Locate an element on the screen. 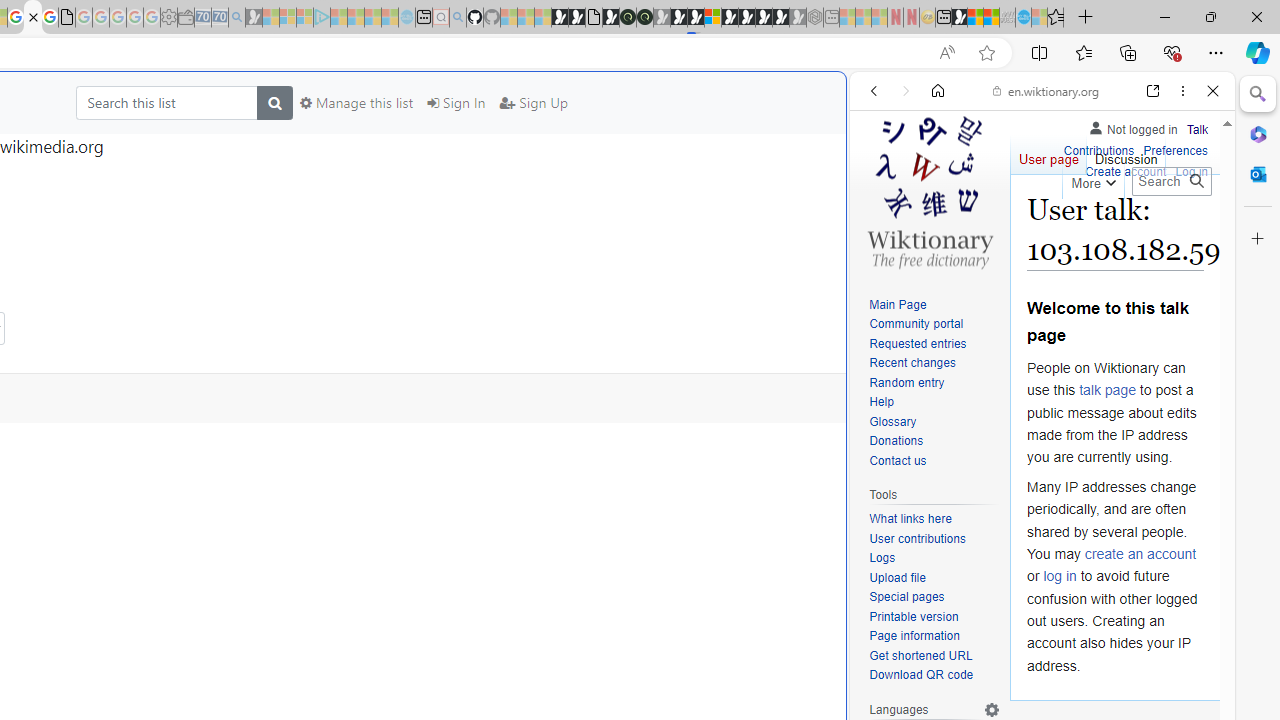 Image resolution: width=1280 pixels, height=720 pixels. 'Glossary' is located at coordinates (934, 421).